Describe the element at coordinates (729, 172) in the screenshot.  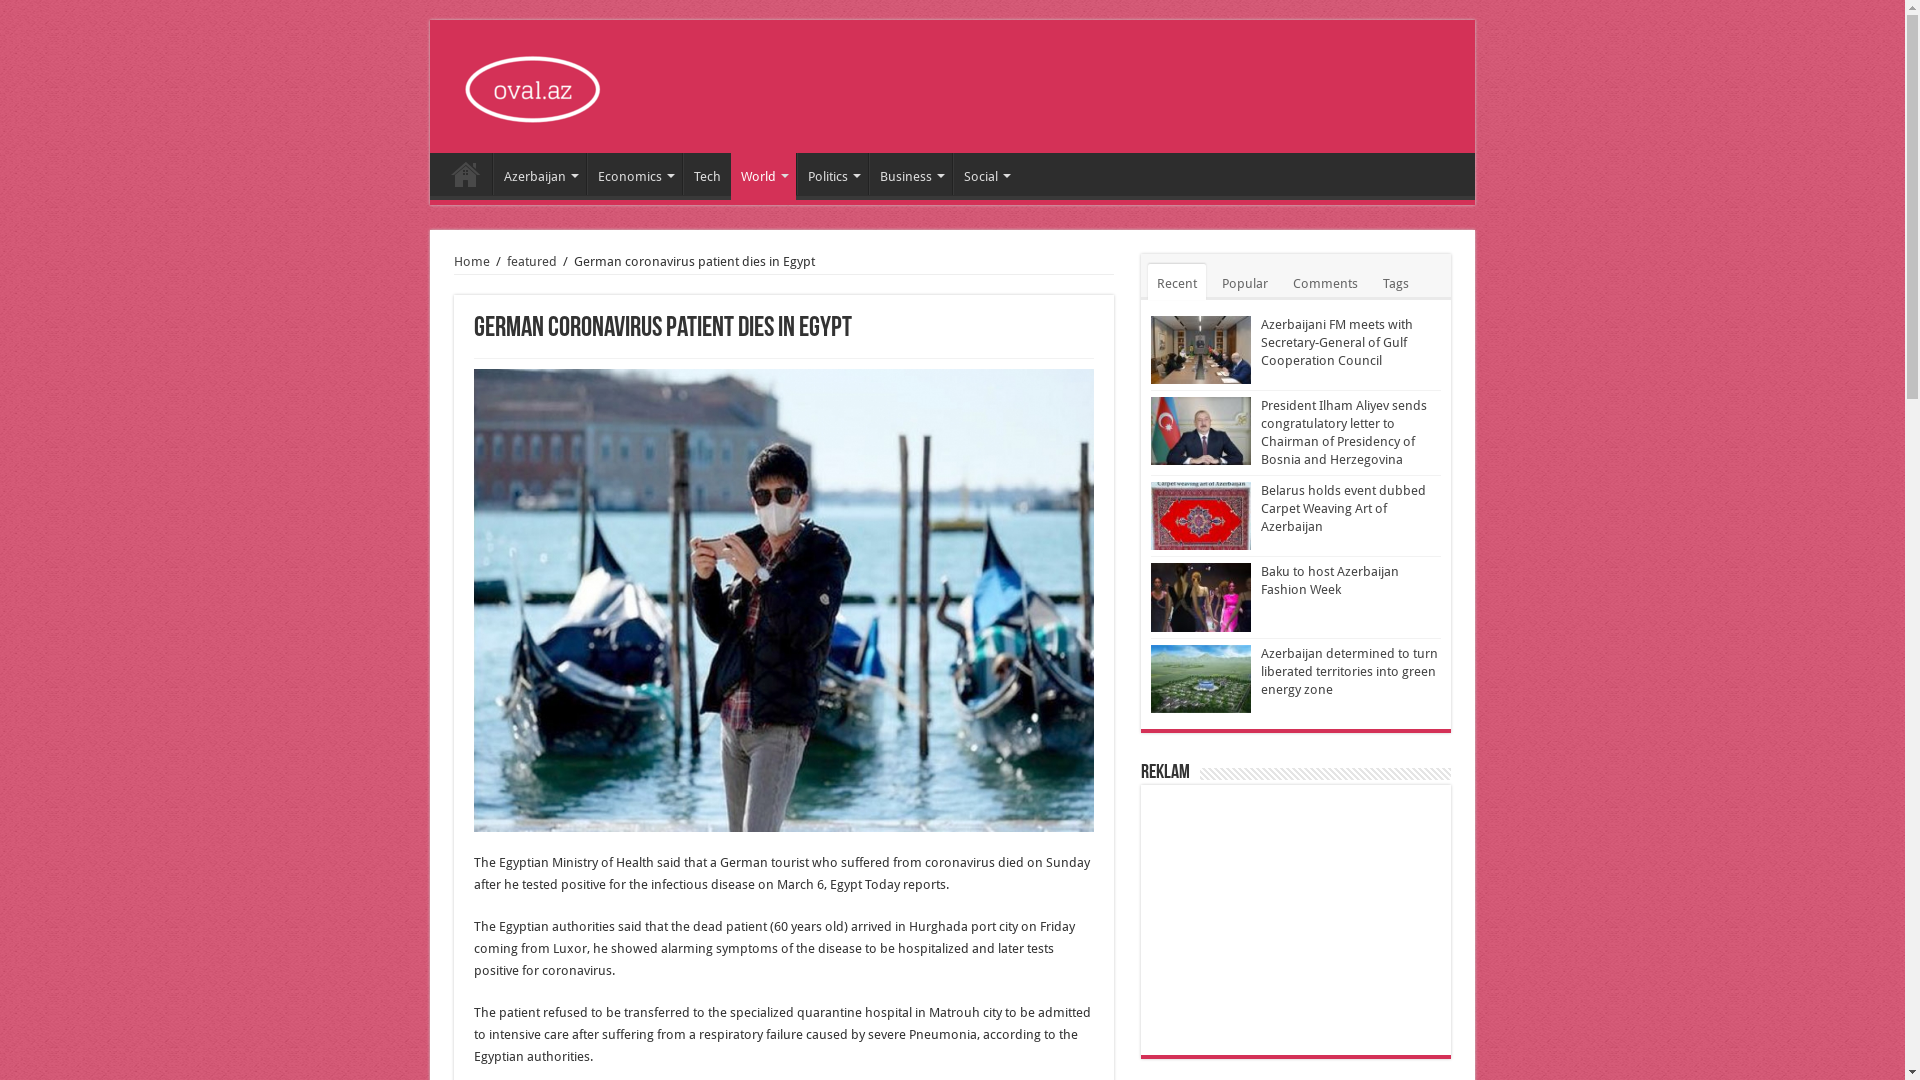
I see `'World'` at that location.